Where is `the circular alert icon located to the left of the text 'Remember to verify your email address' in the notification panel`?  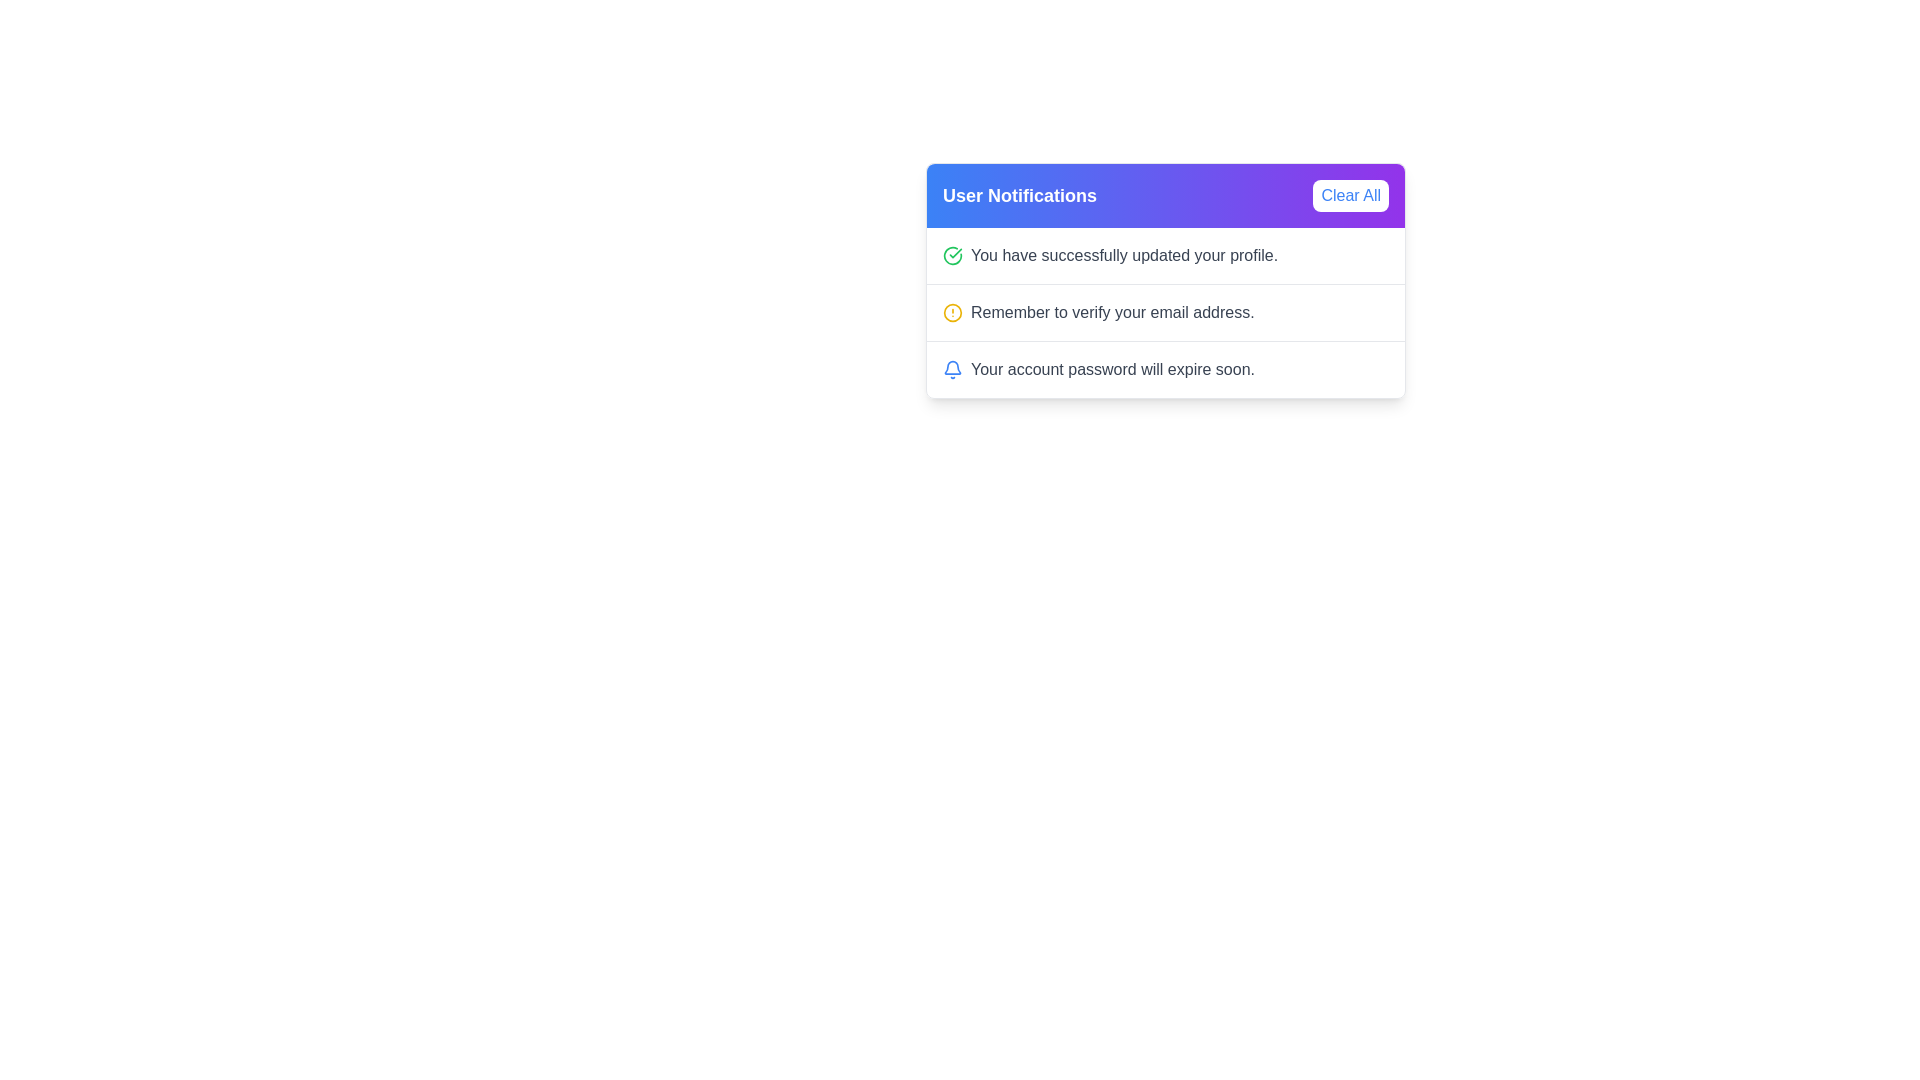
the circular alert icon located to the left of the text 'Remember to verify your email address' in the notification panel is located at coordinates (952, 312).